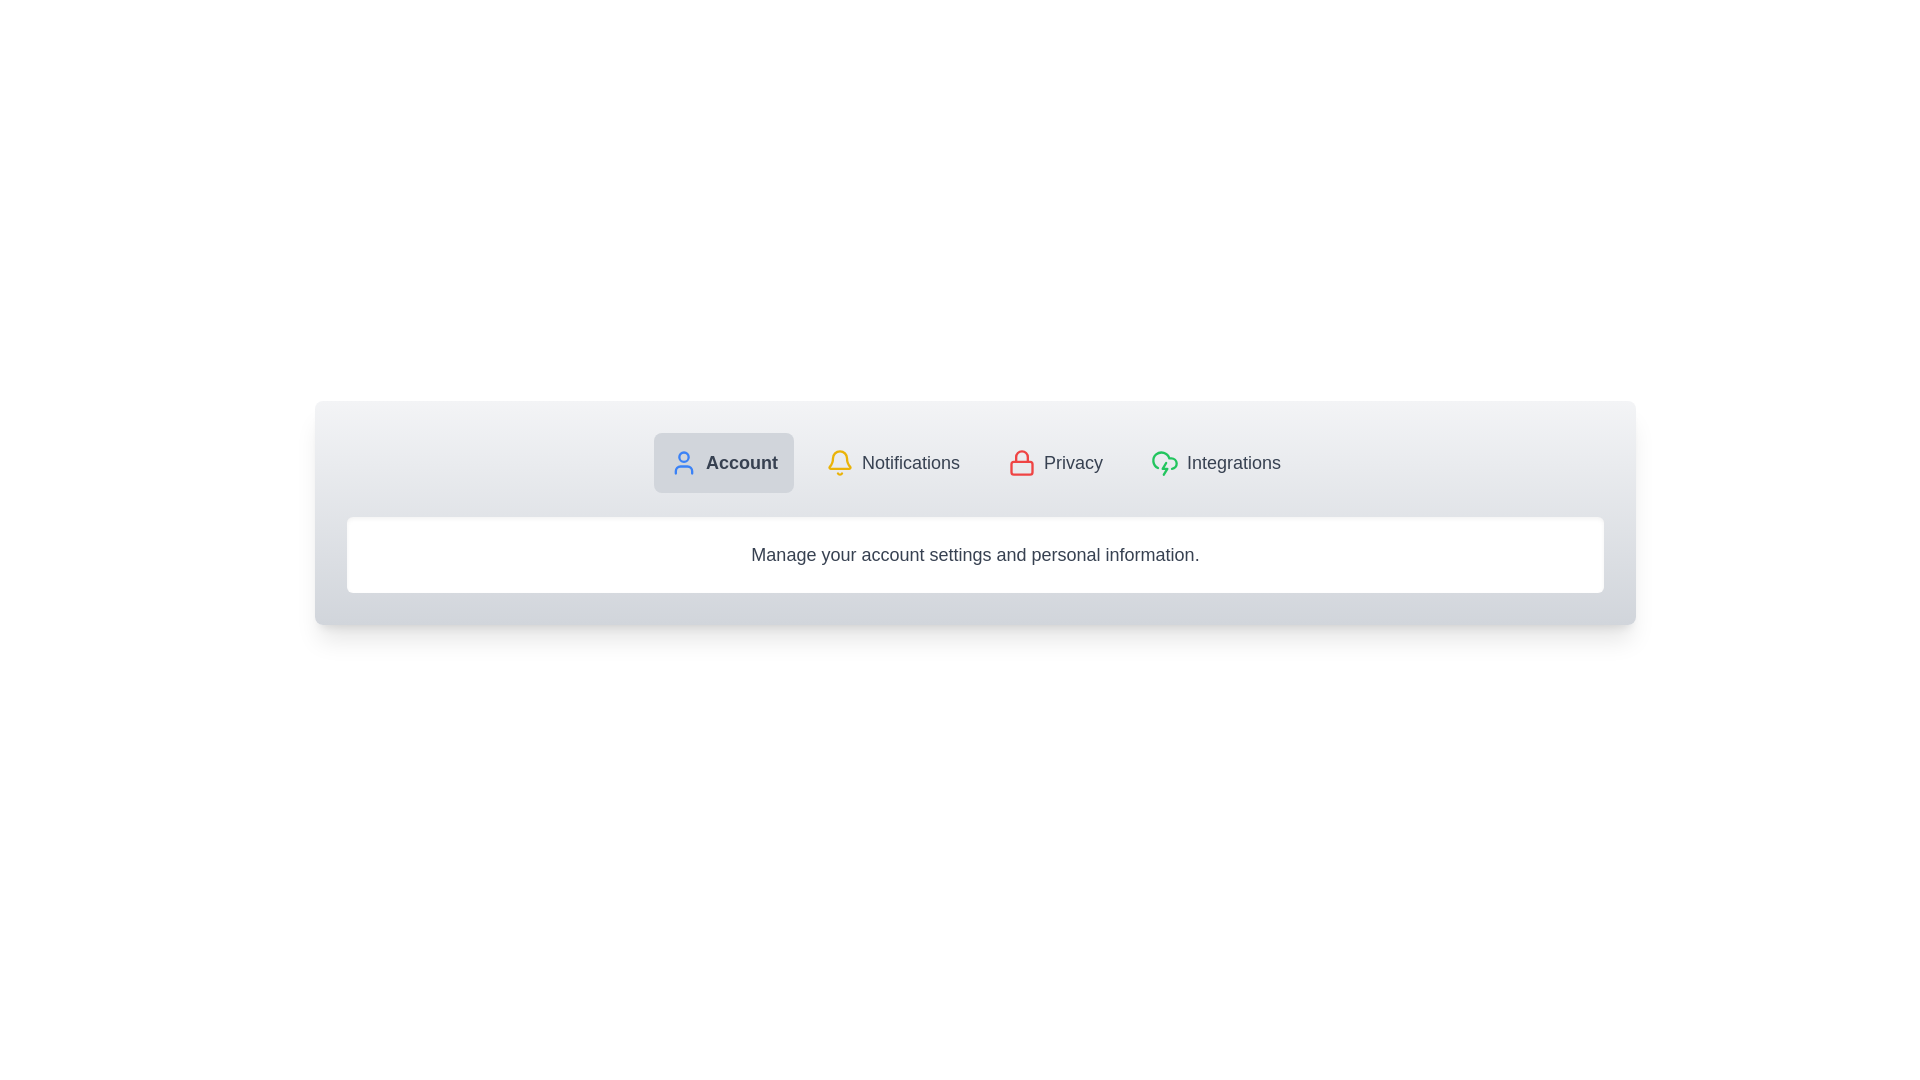 This screenshot has width=1920, height=1080. I want to click on the 'Account' settings button to change its background color, which is the first button in a horizontal list of options, so click(723, 462).